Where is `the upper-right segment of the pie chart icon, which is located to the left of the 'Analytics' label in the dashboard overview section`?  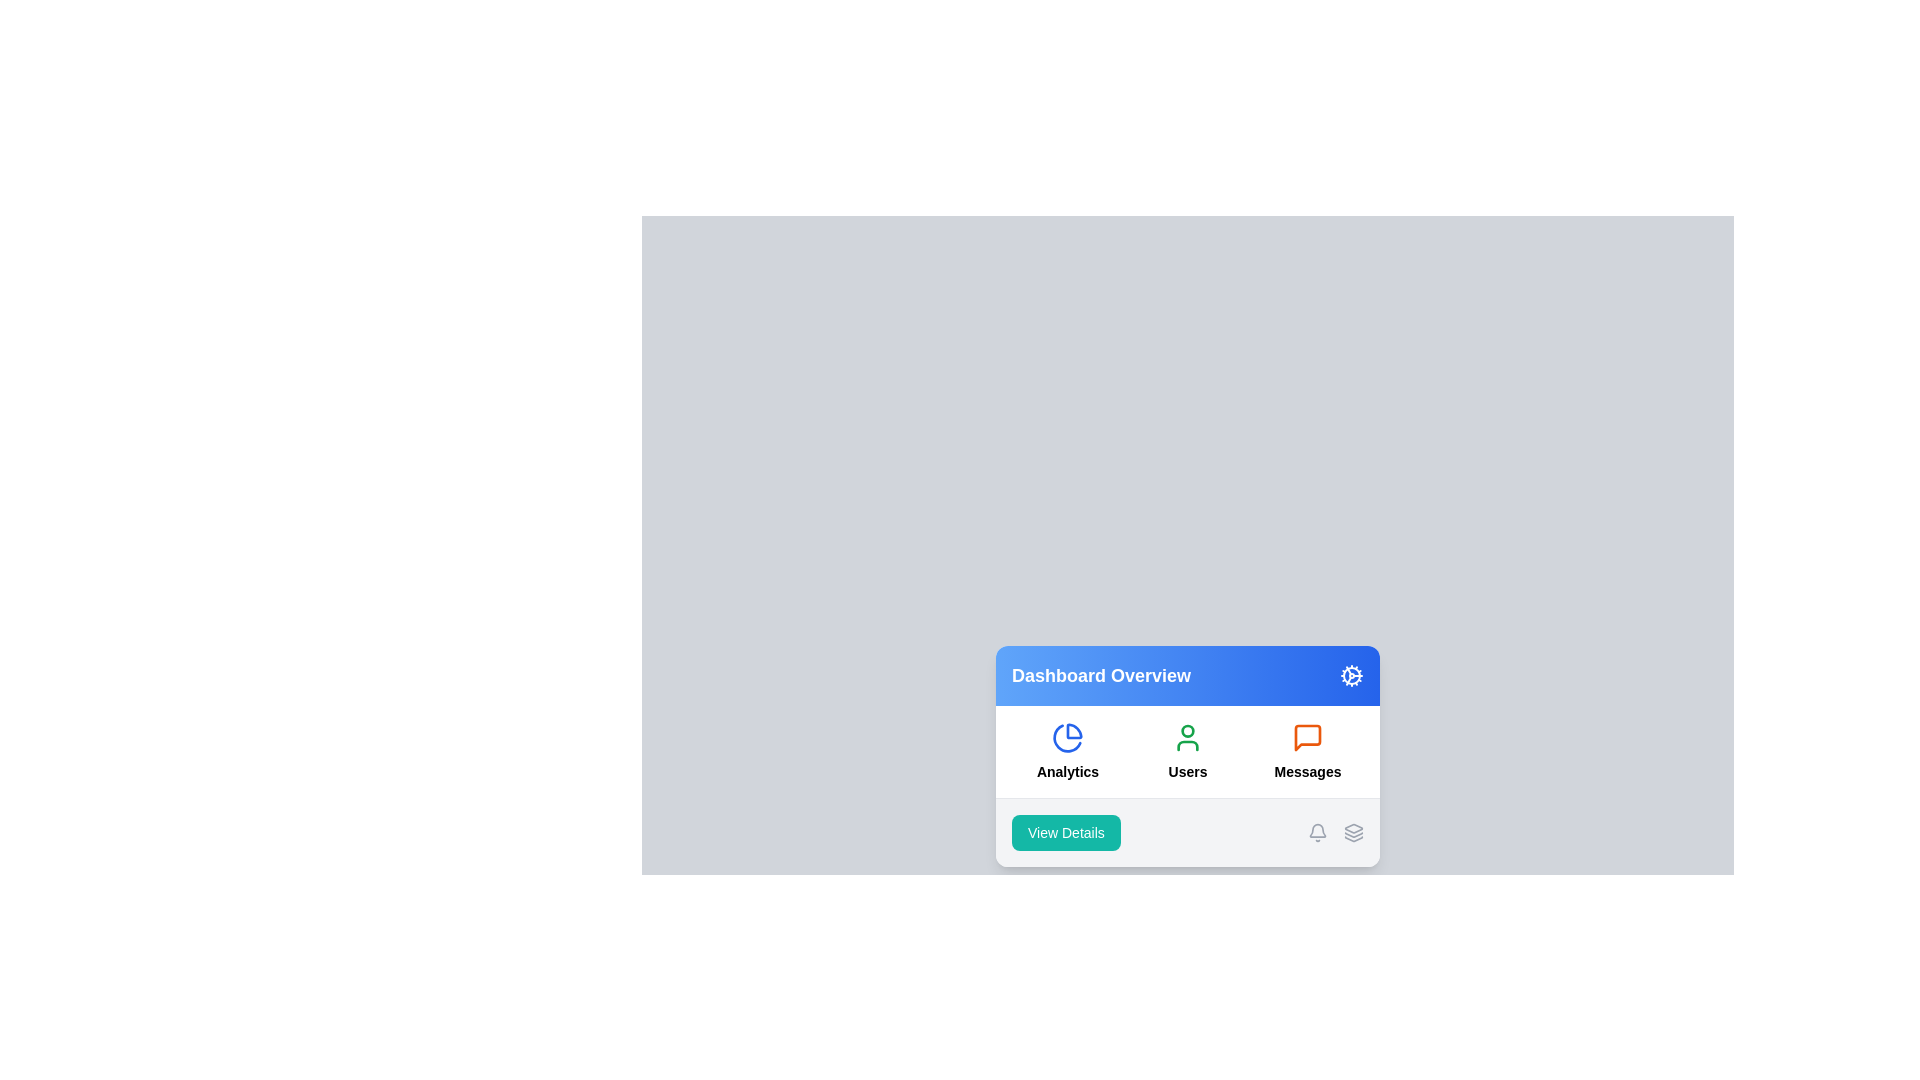 the upper-right segment of the pie chart icon, which is located to the left of the 'Analytics' label in the dashboard overview section is located at coordinates (1073, 730).